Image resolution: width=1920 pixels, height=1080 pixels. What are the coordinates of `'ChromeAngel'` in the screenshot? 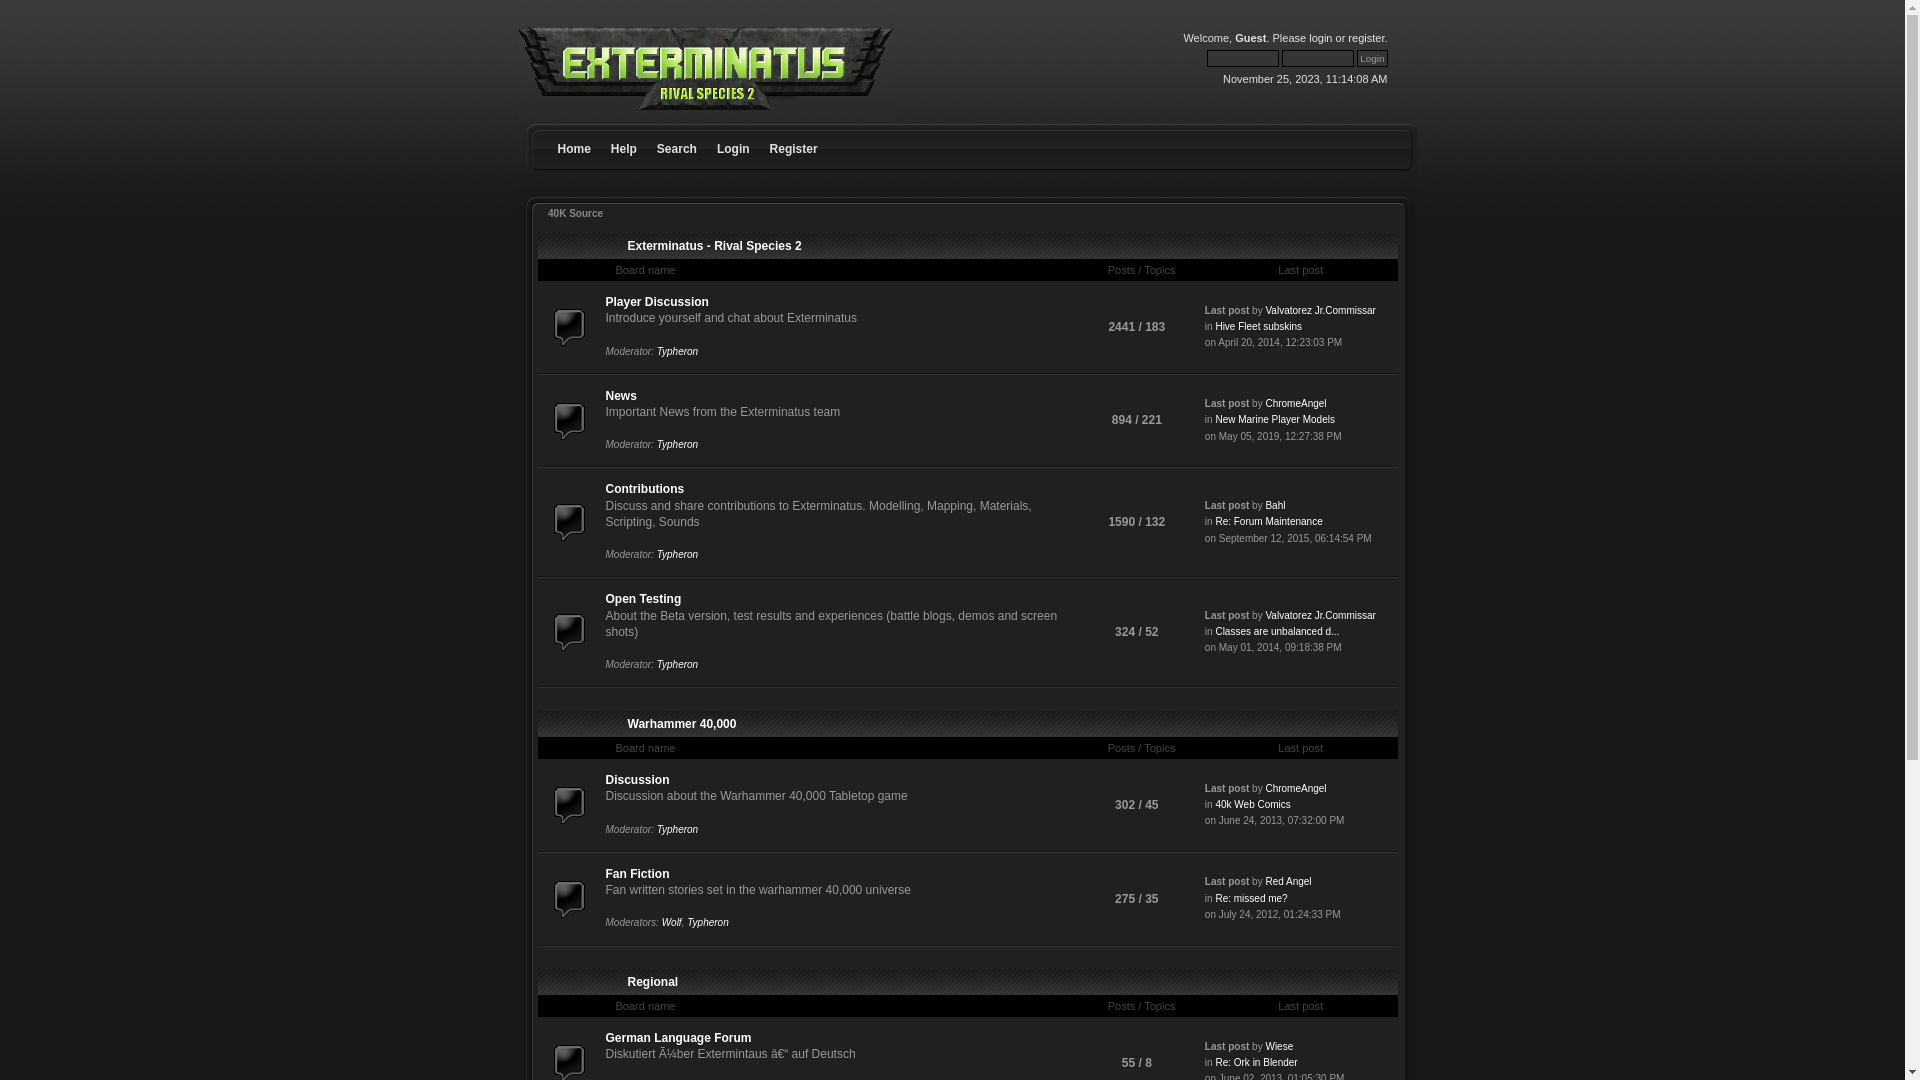 It's located at (1295, 403).